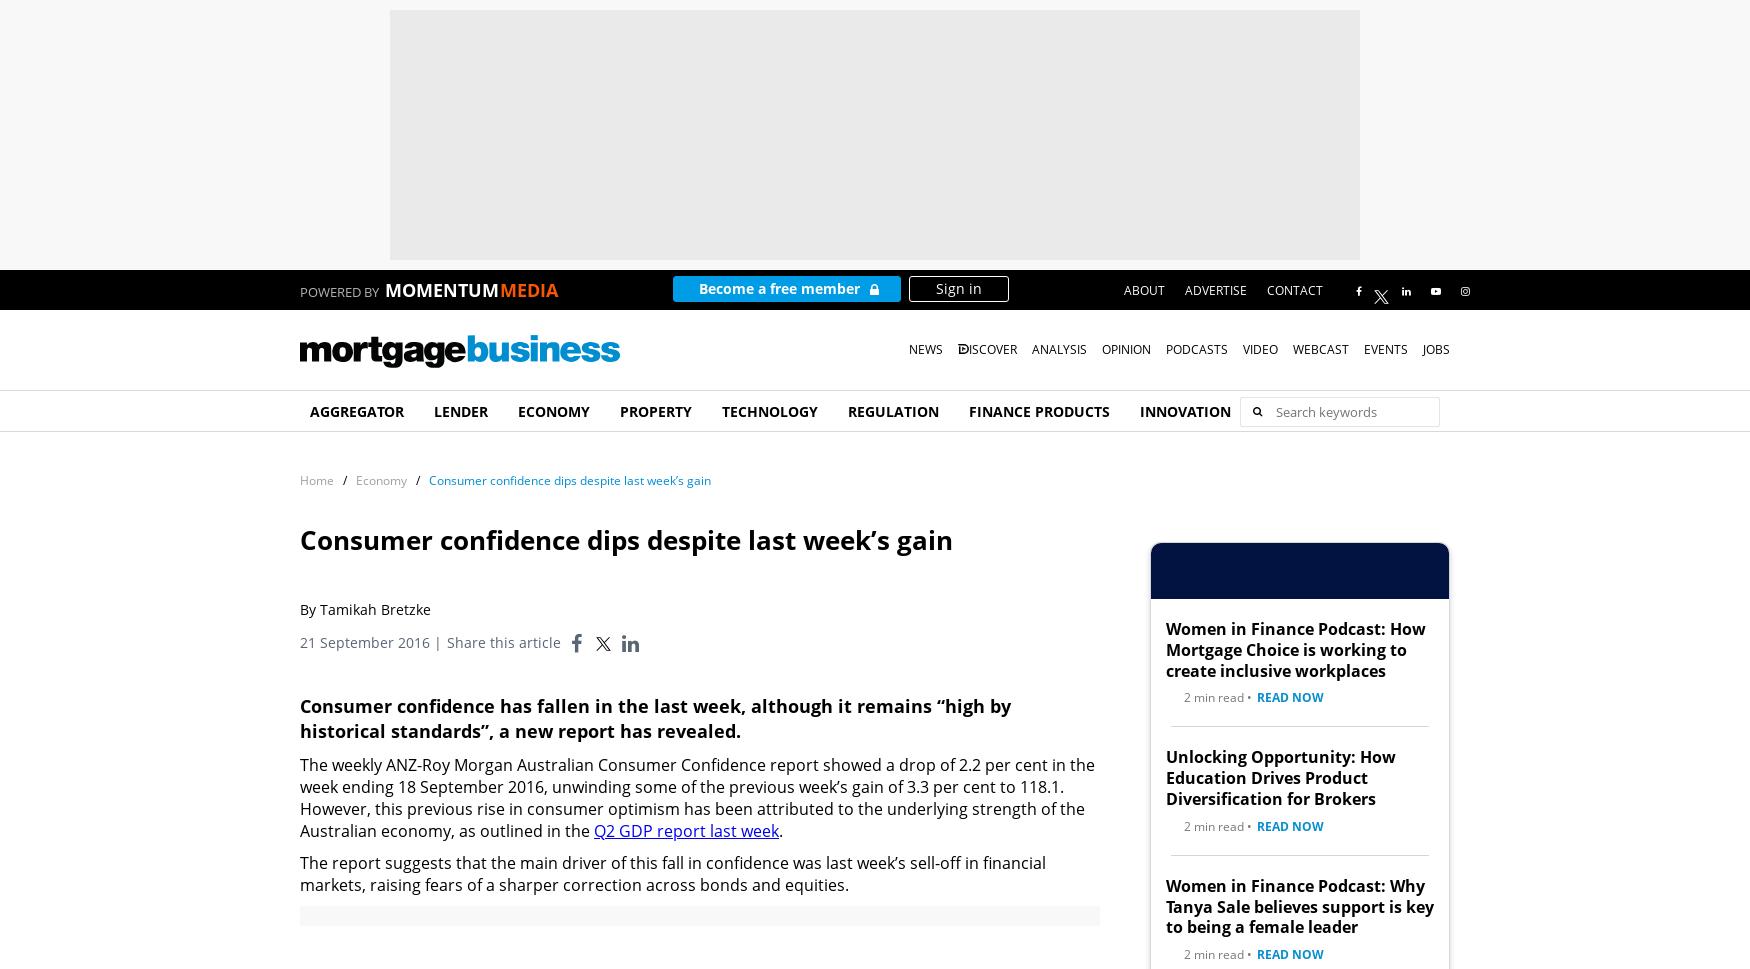 The image size is (1750, 969). I want to click on 'MOMENTUM', so click(442, 290).